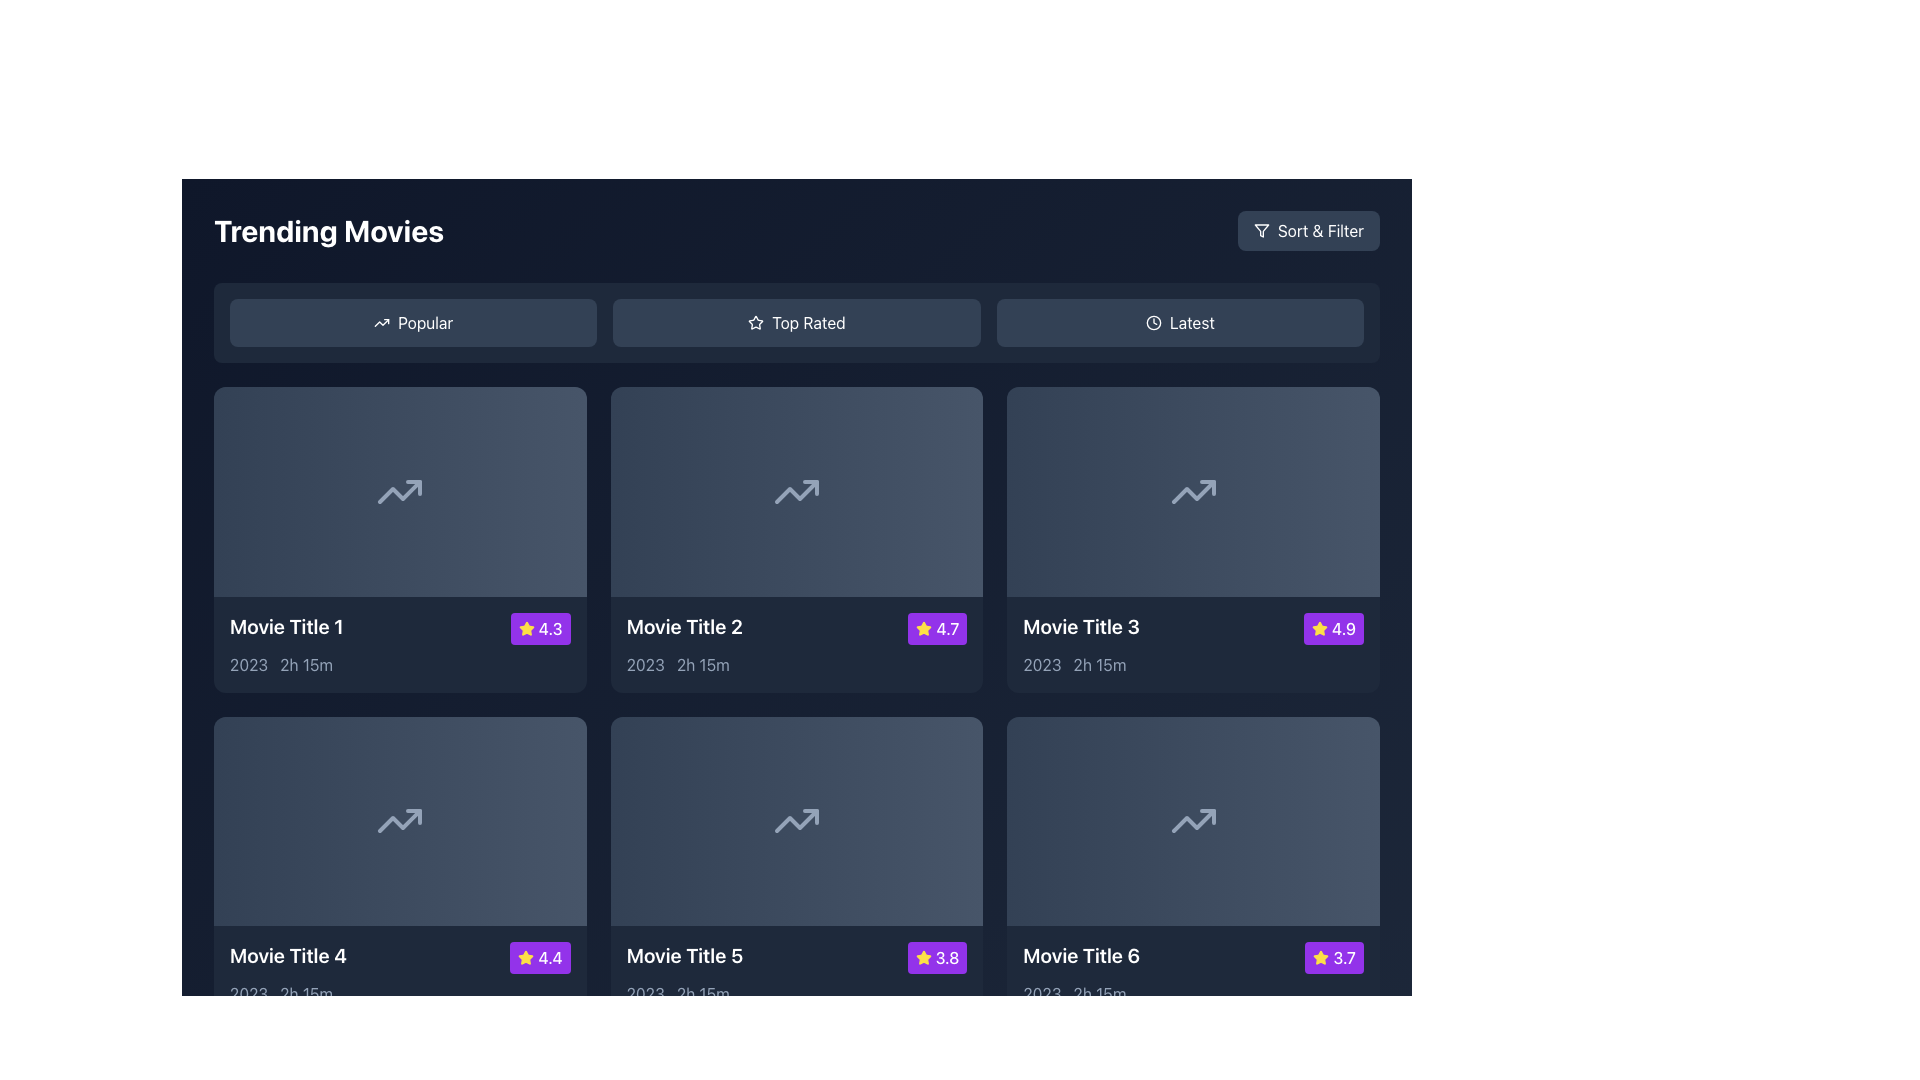 The image size is (1920, 1080). I want to click on the trending icon located in the third movie card labeled 'Movie Title 3', so click(1193, 491).